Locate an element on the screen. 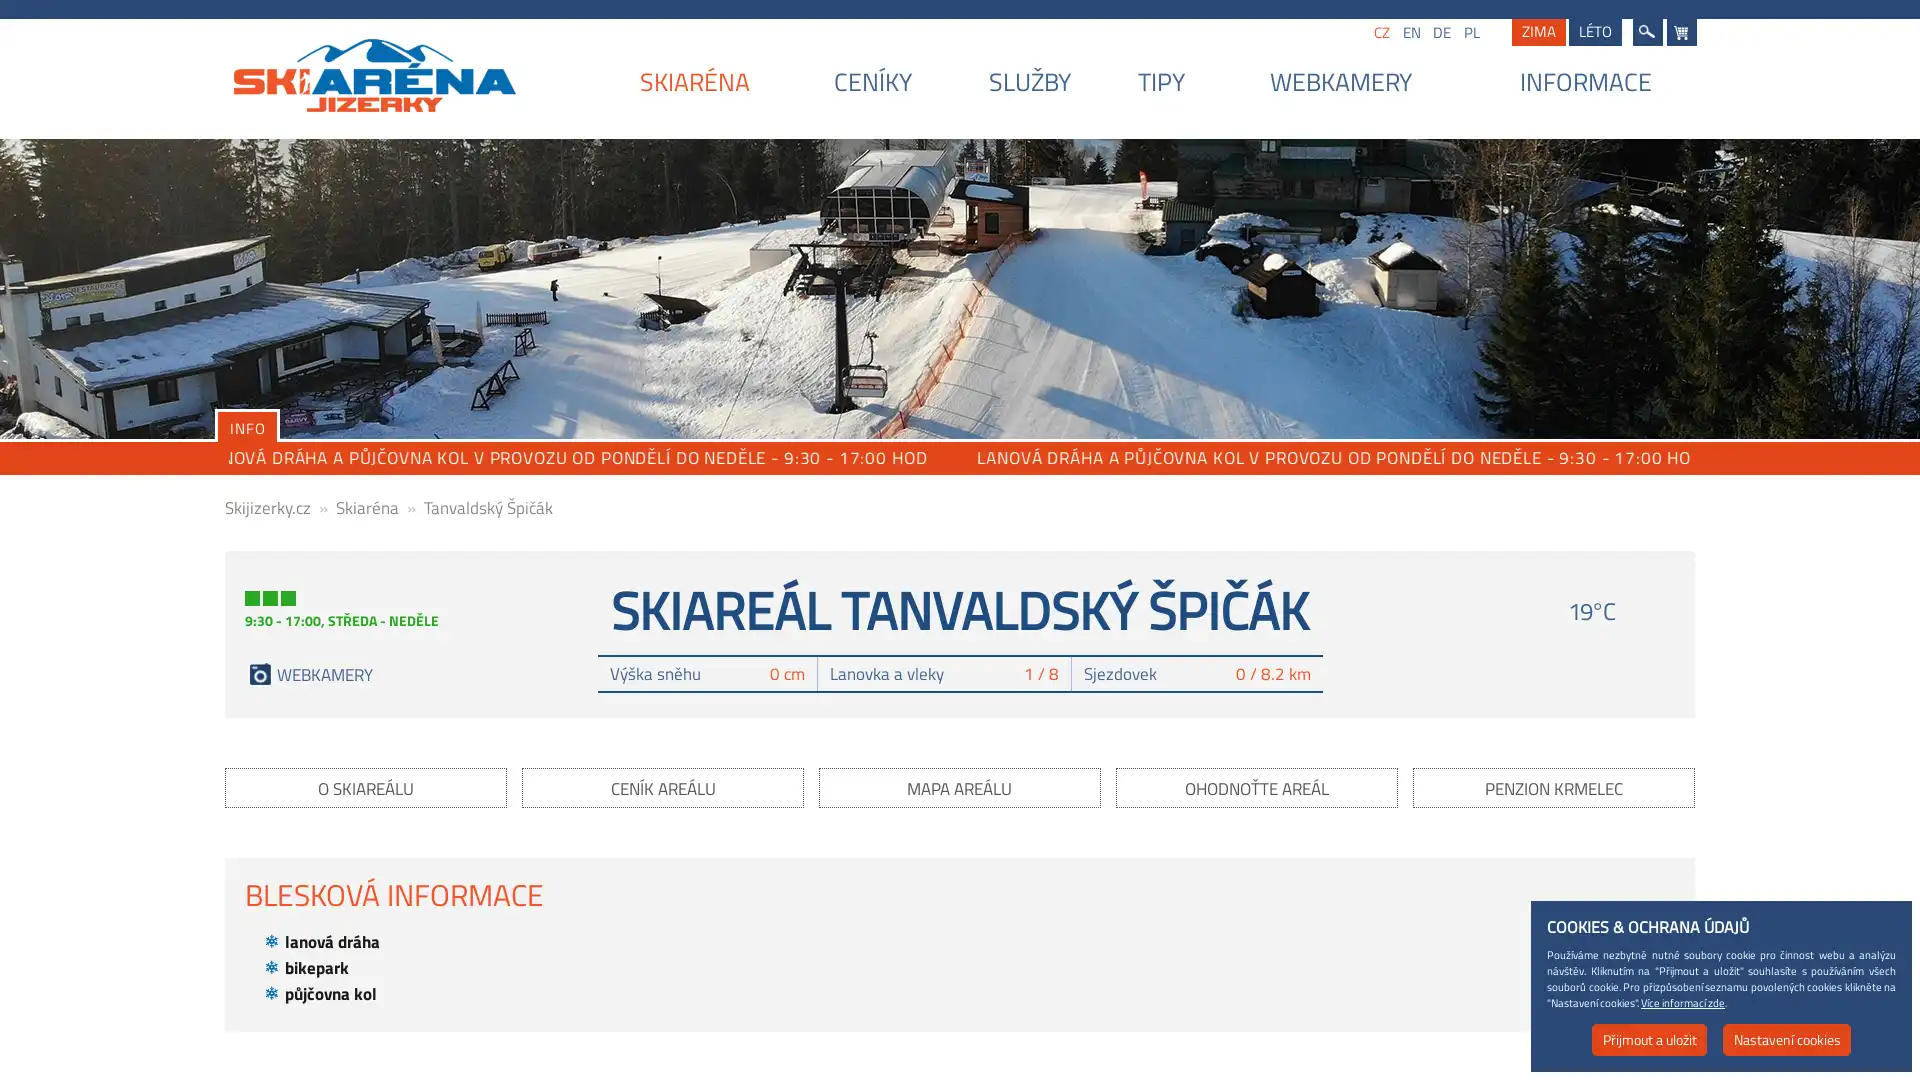 This screenshot has height=1080, width=1920. Prijmout a ulozit is located at coordinates (1649, 1039).